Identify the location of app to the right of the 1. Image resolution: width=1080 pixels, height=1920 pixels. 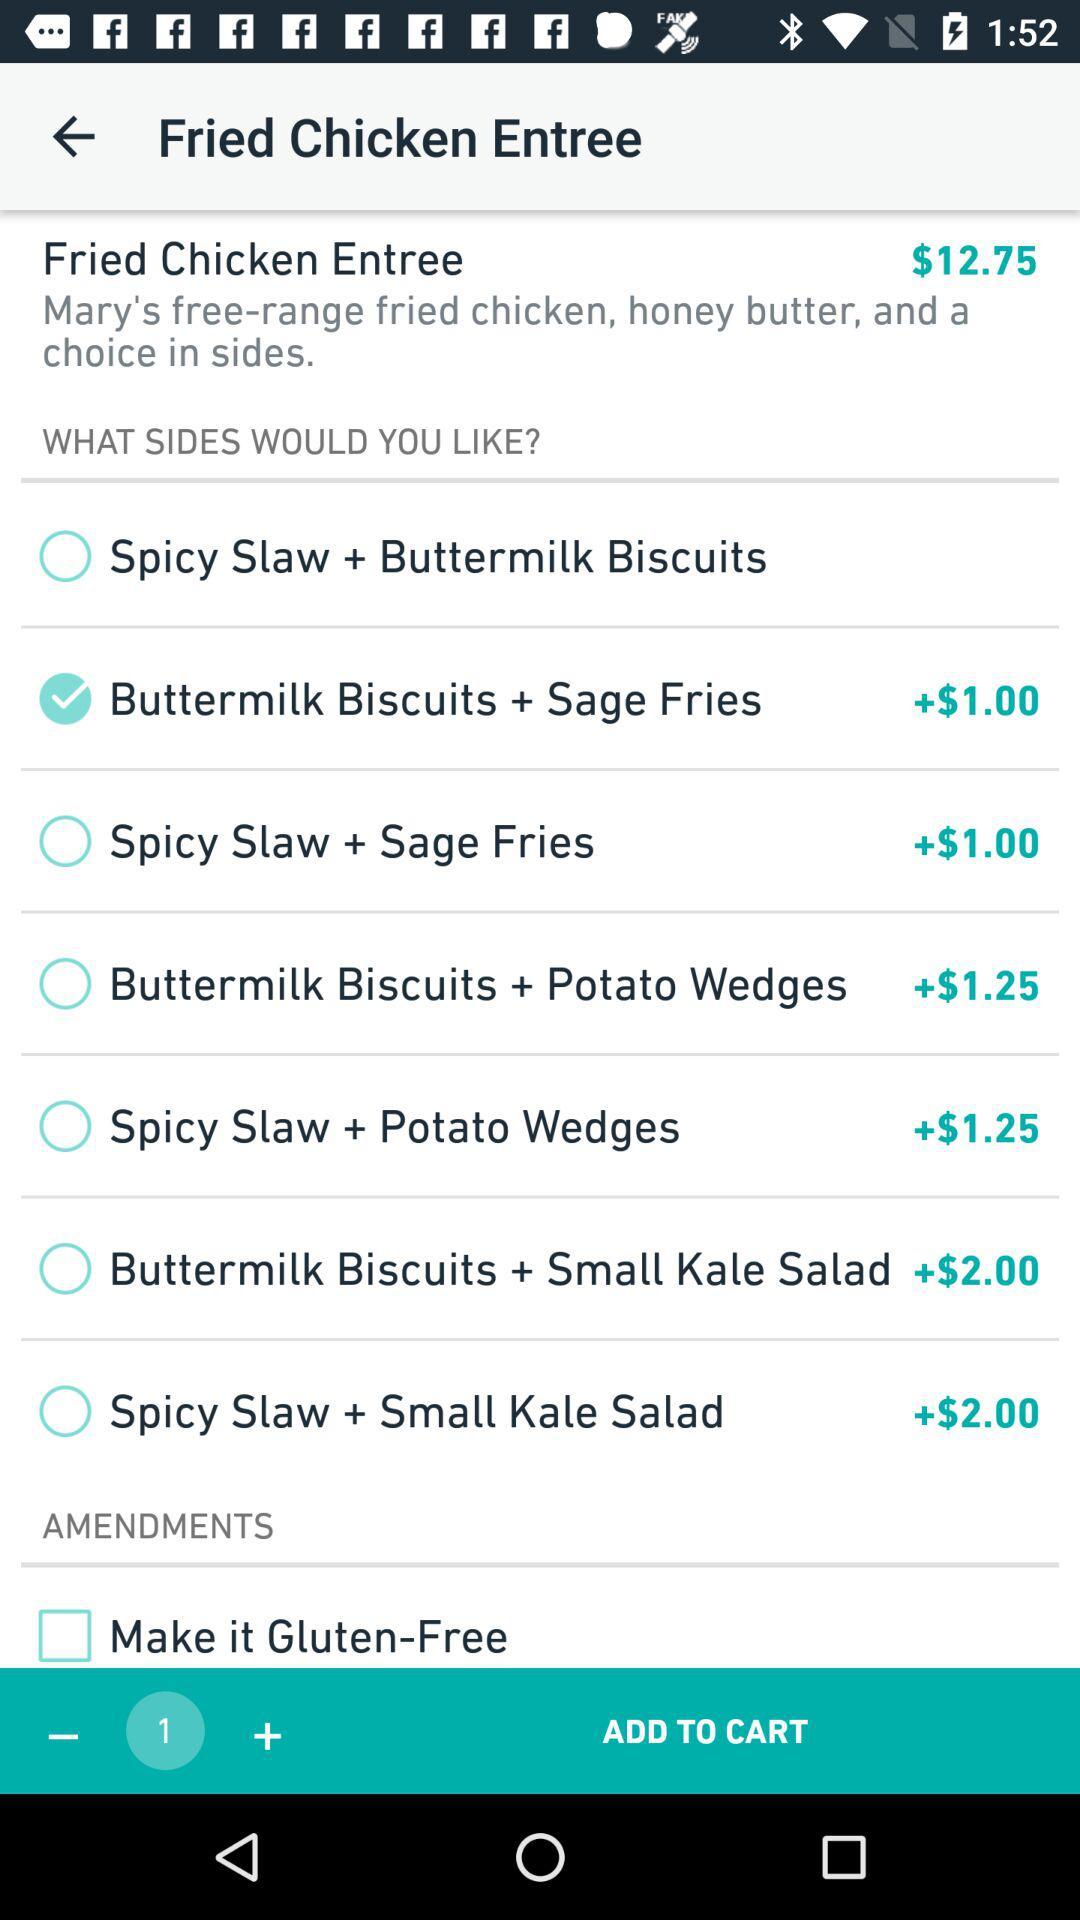
(266, 1730).